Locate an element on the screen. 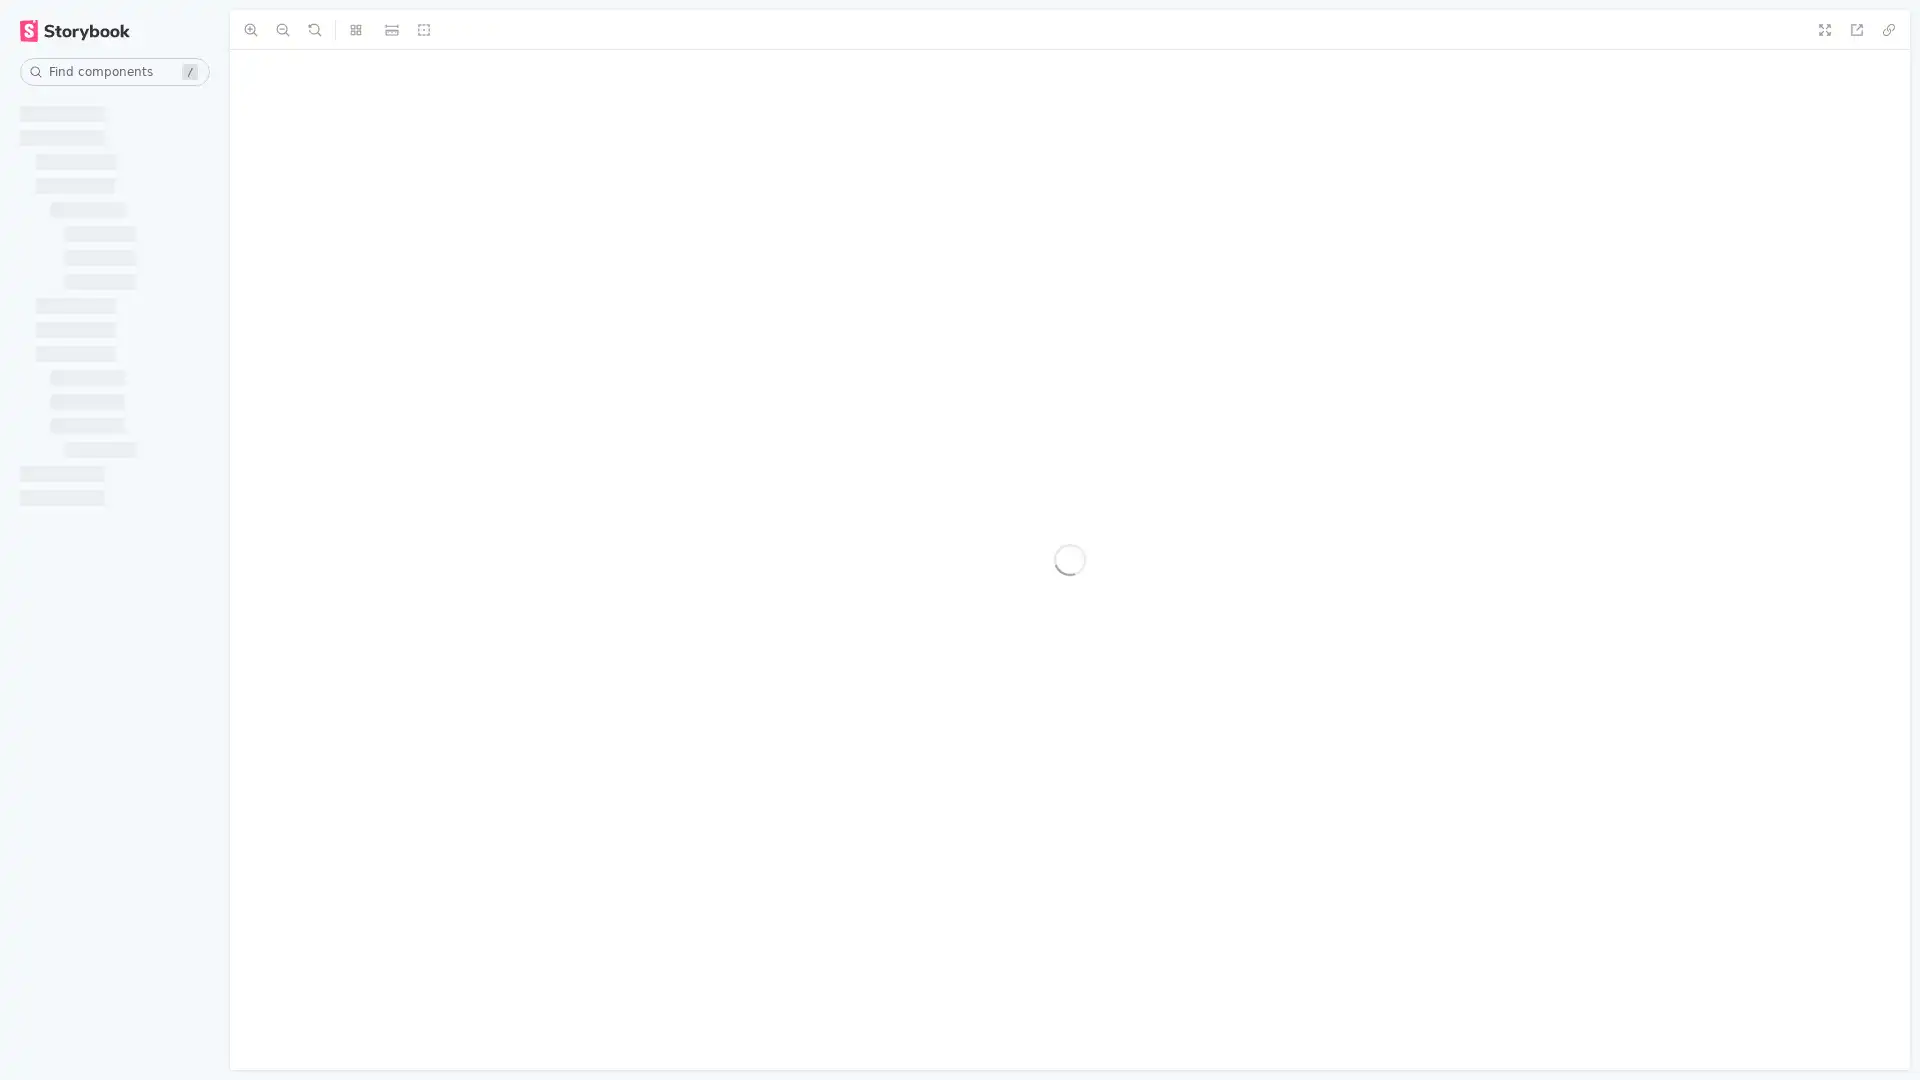  Change the background of the preview is located at coordinates (393, 30).